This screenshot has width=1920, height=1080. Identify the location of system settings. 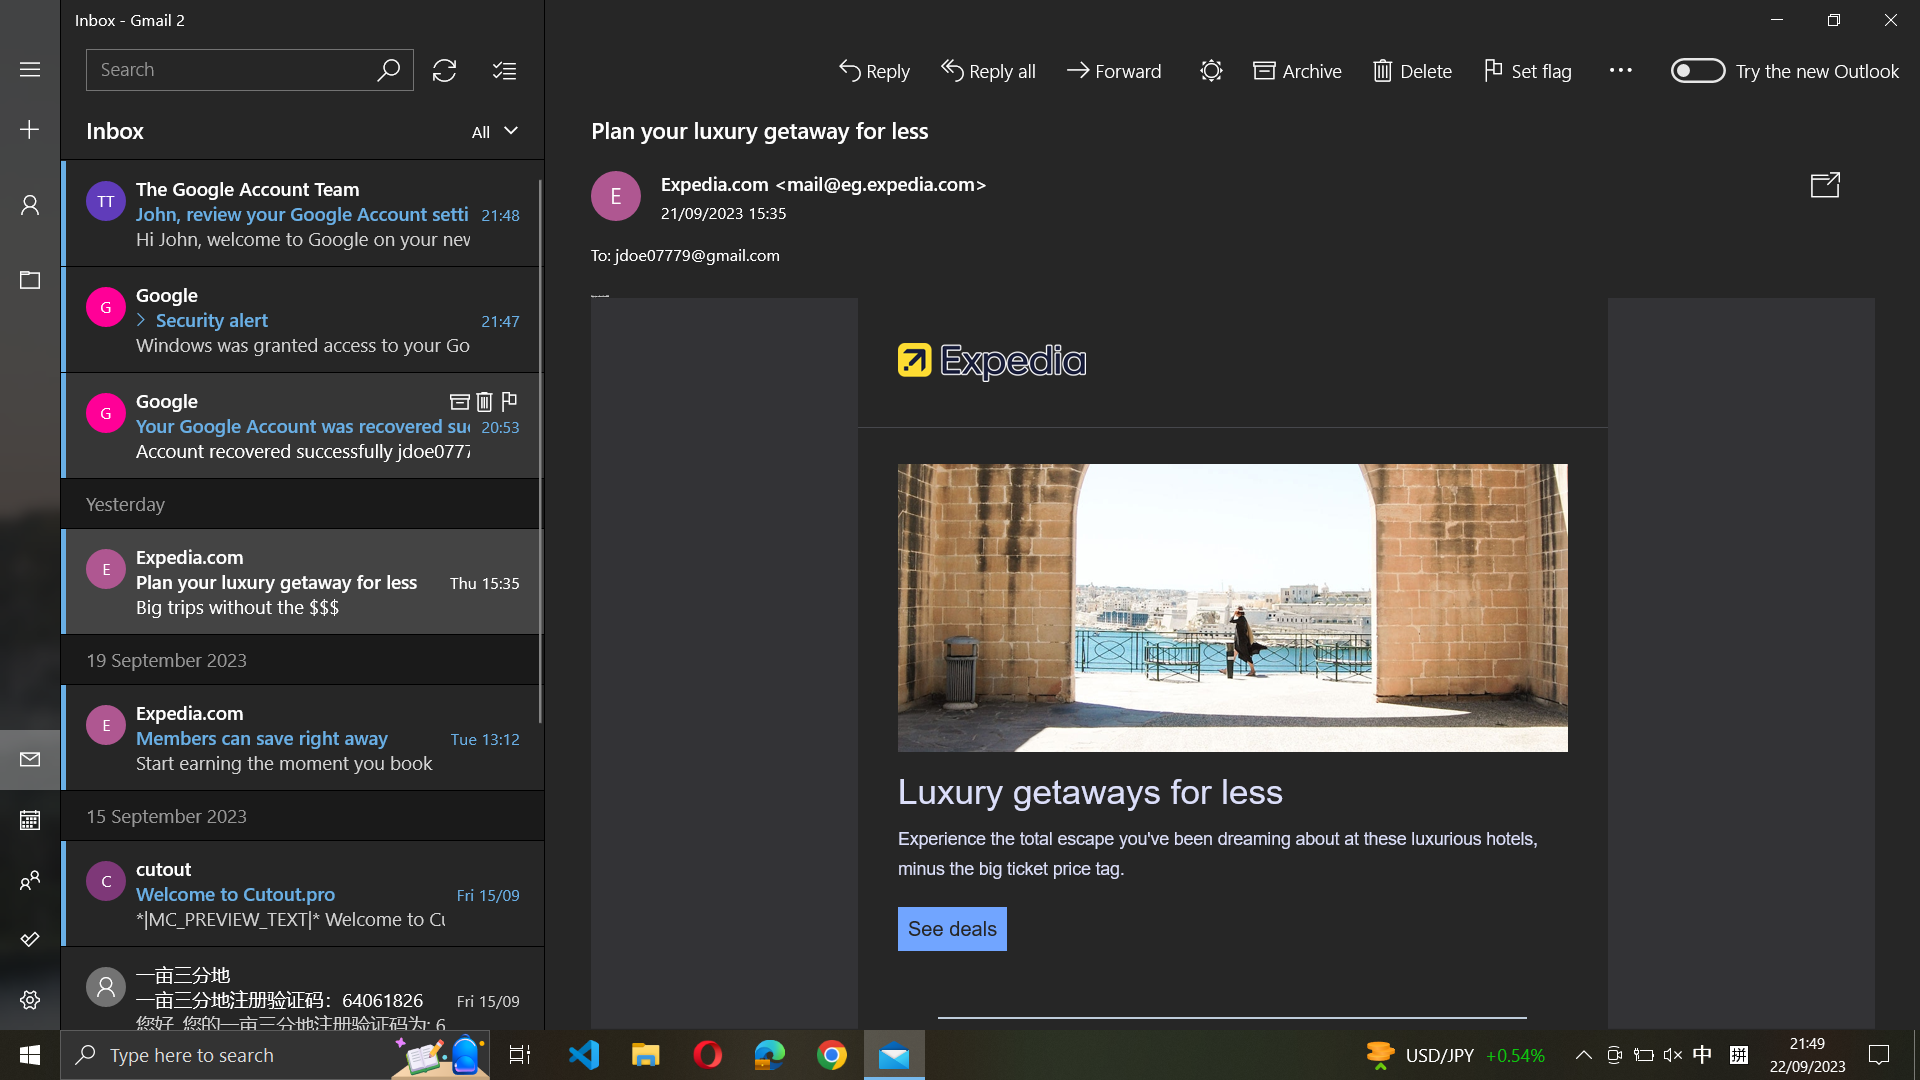
(29, 1002).